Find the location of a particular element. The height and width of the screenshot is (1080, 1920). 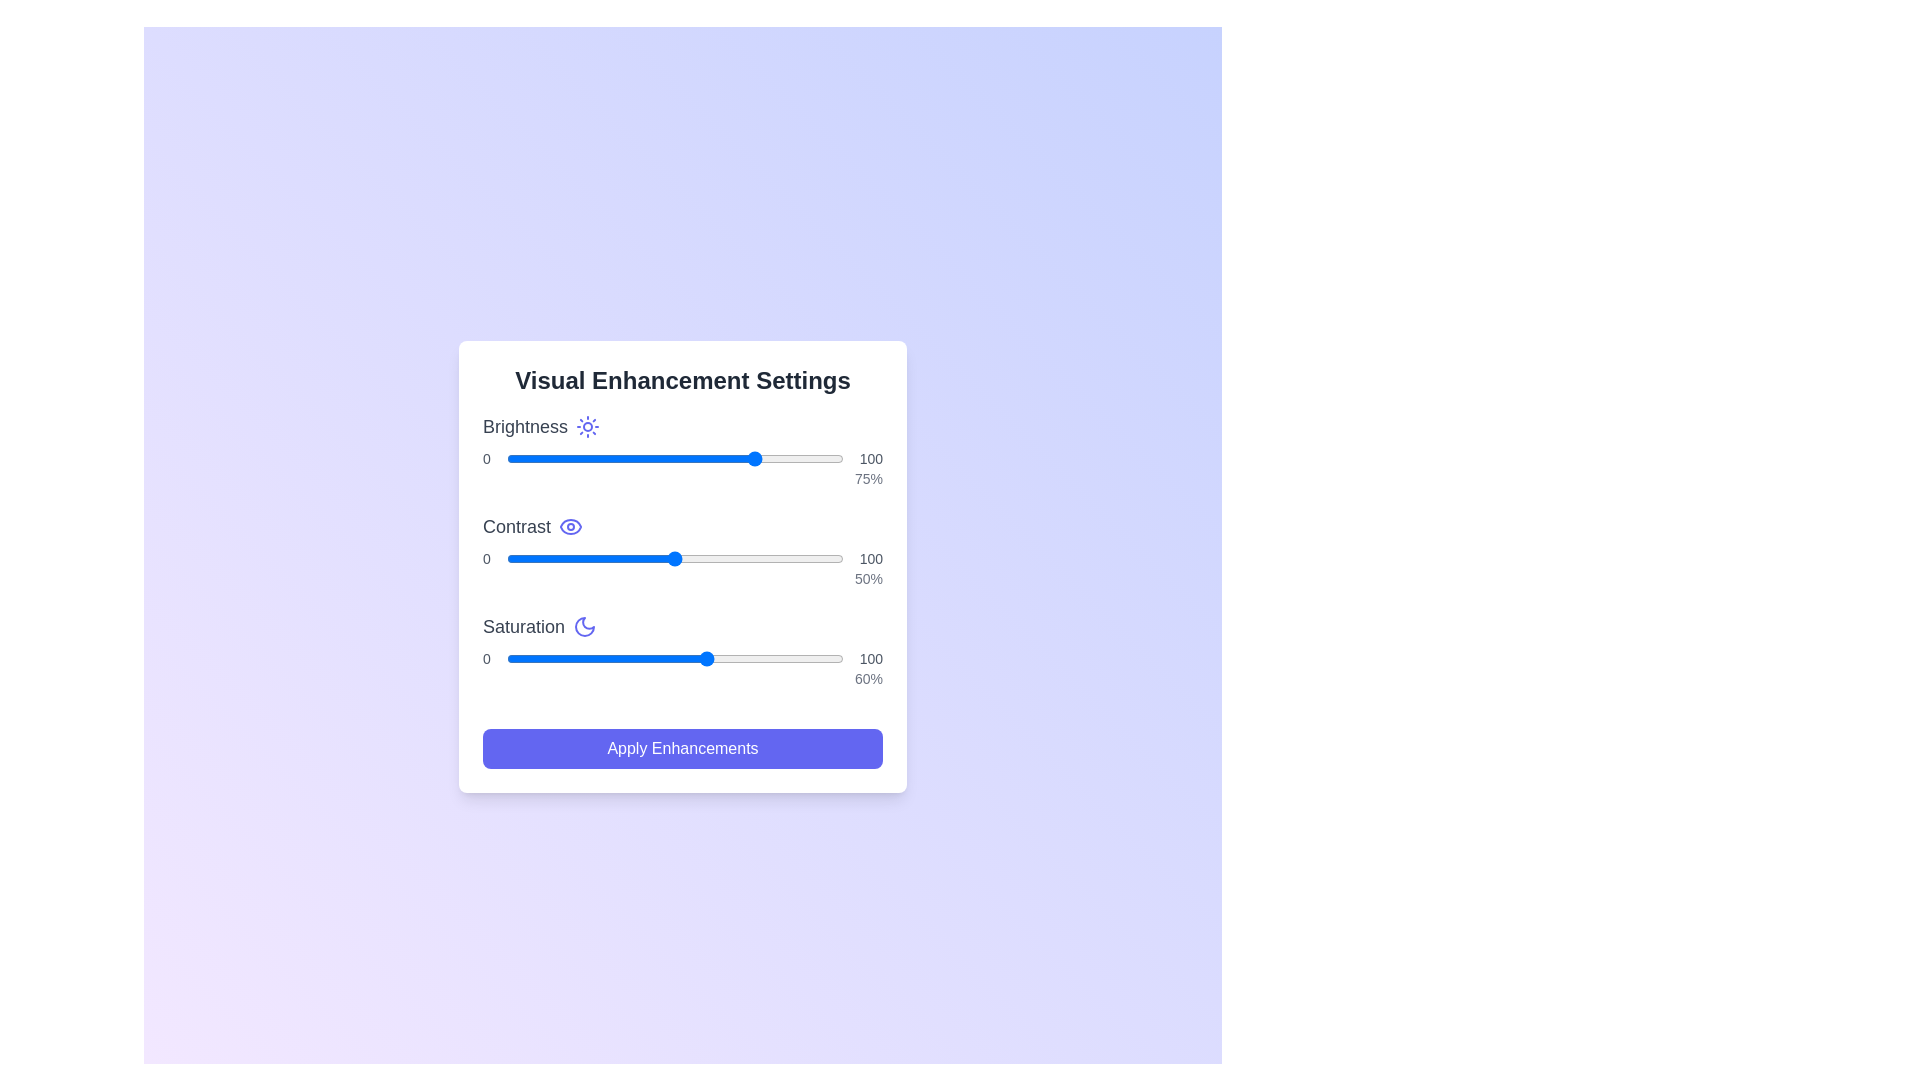

the brightness slider to set the brightness level to 83 is located at coordinates (785, 459).